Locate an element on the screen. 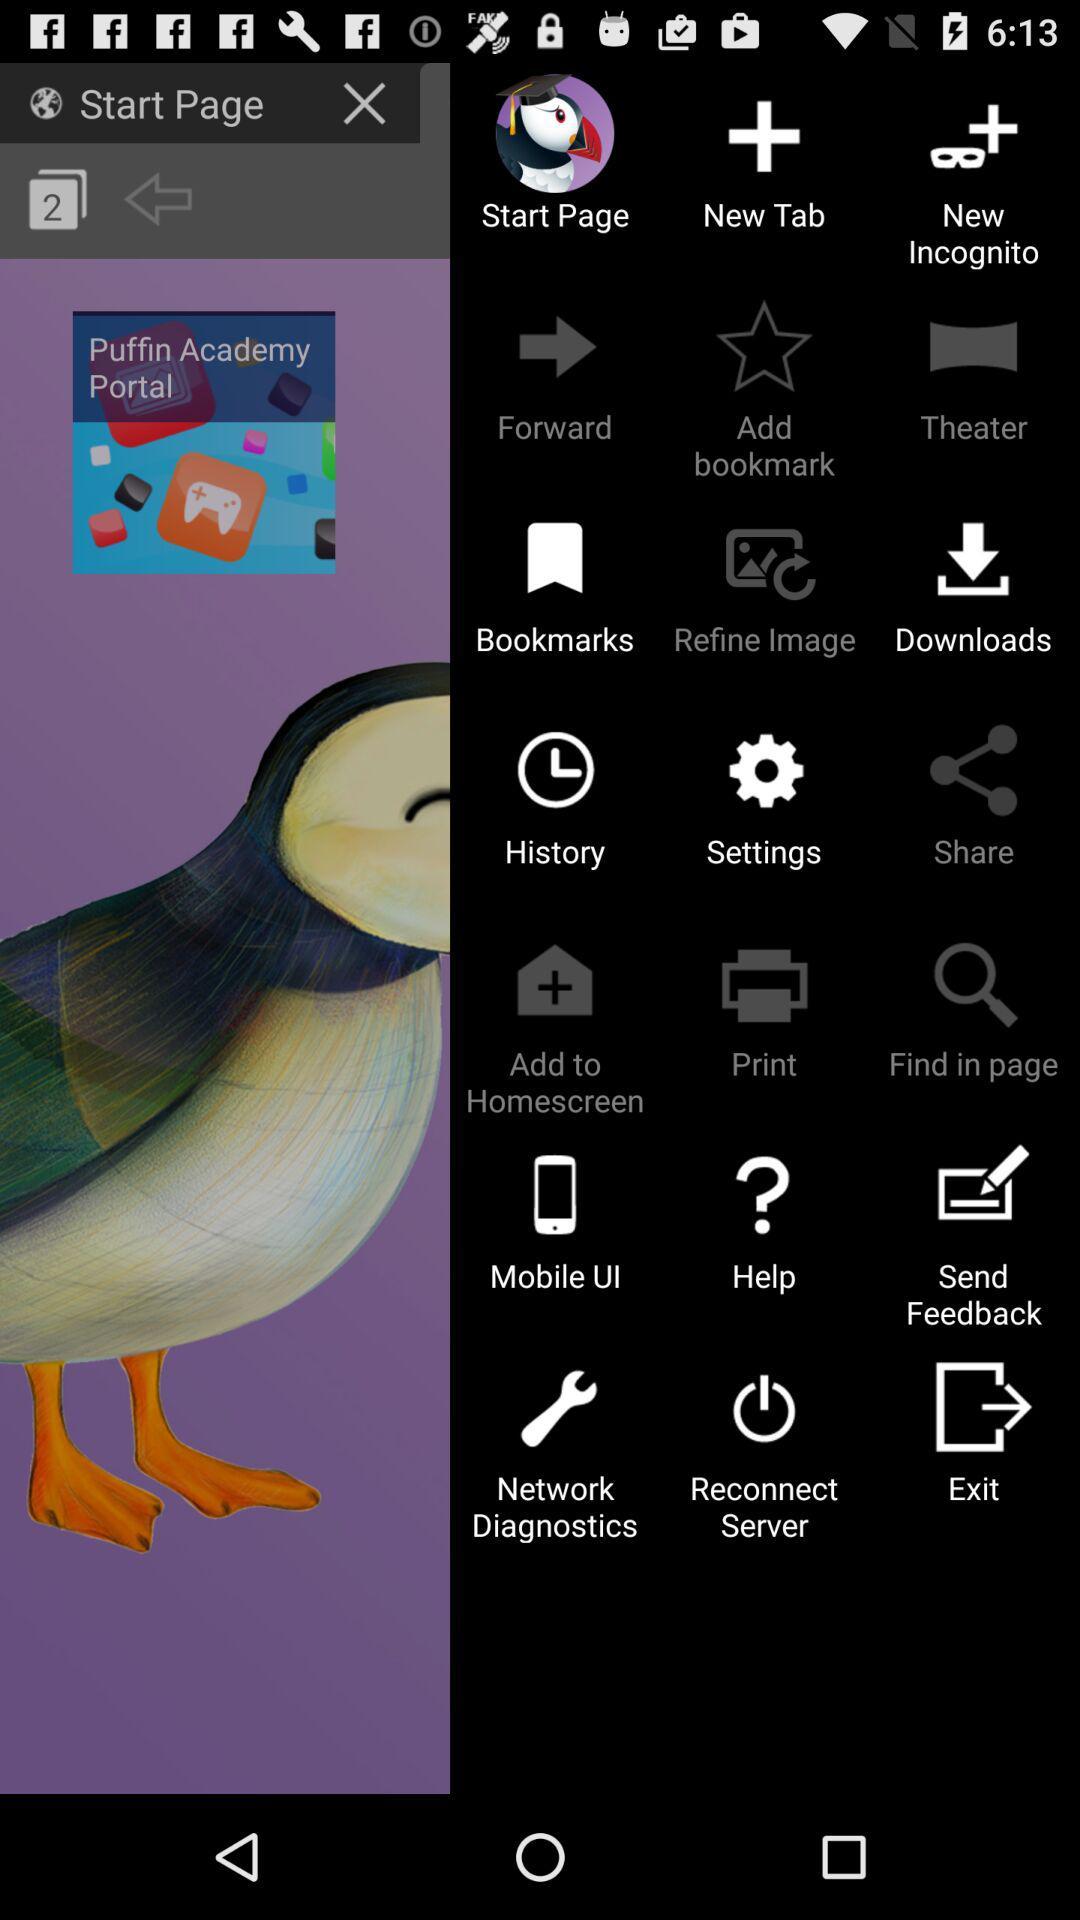 The width and height of the screenshot is (1080, 1920). bookmarks is located at coordinates (555, 595).